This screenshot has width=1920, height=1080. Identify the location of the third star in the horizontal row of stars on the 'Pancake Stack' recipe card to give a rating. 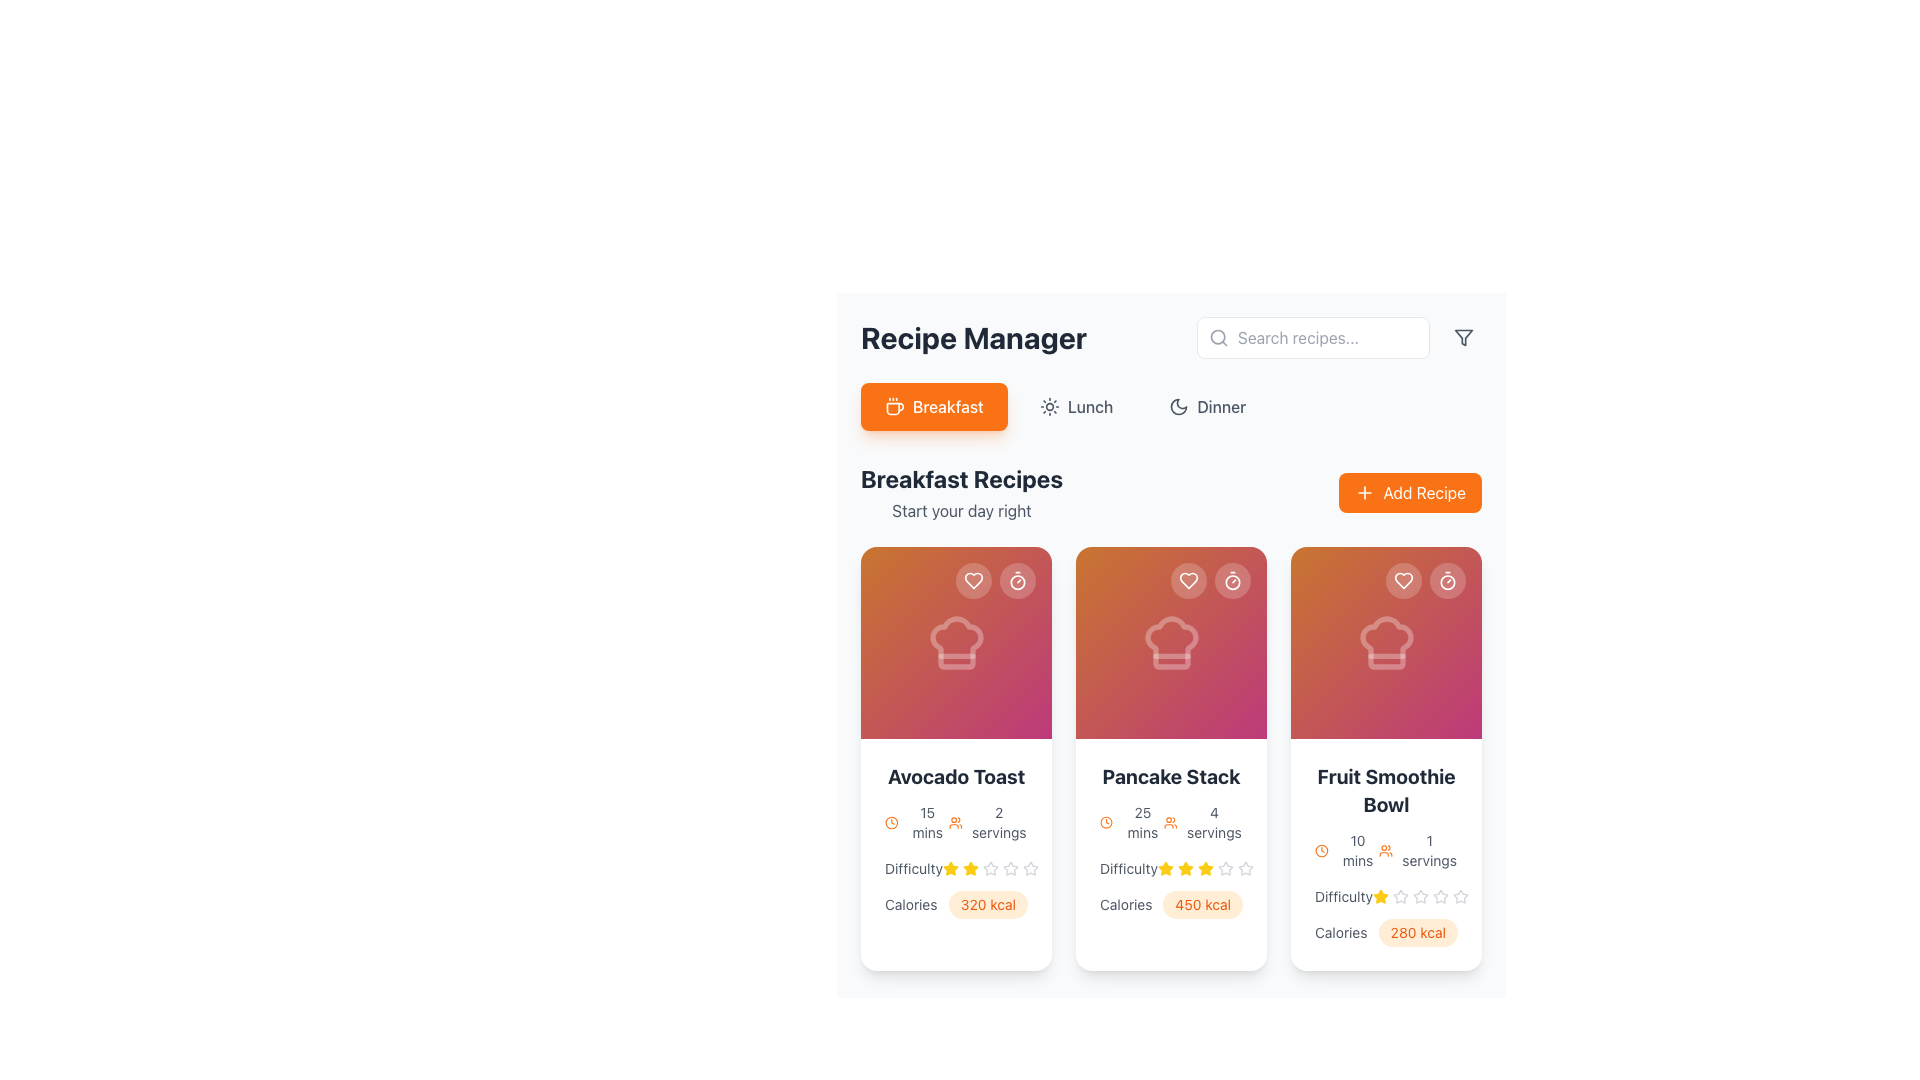
(1224, 867).